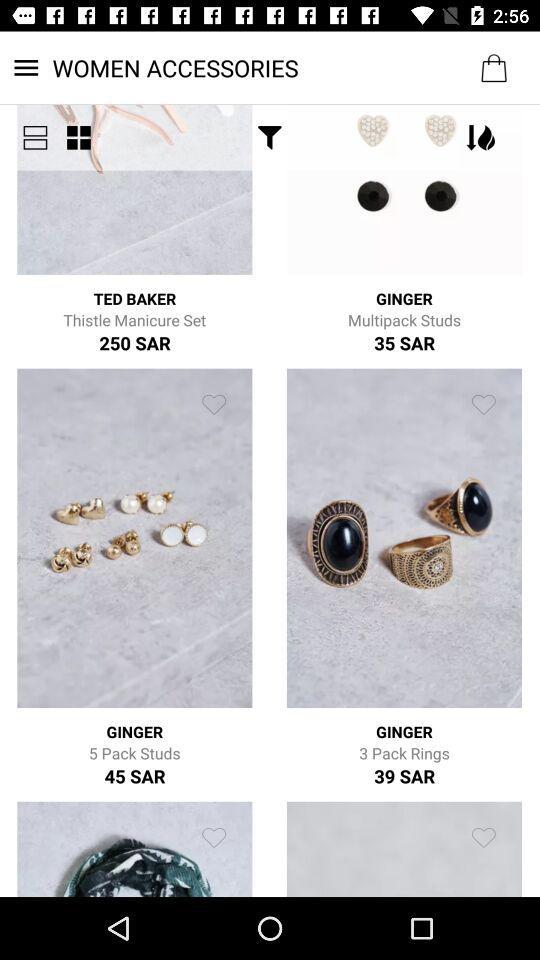  I want to click on the top button in first row second image, so click(482, 136).